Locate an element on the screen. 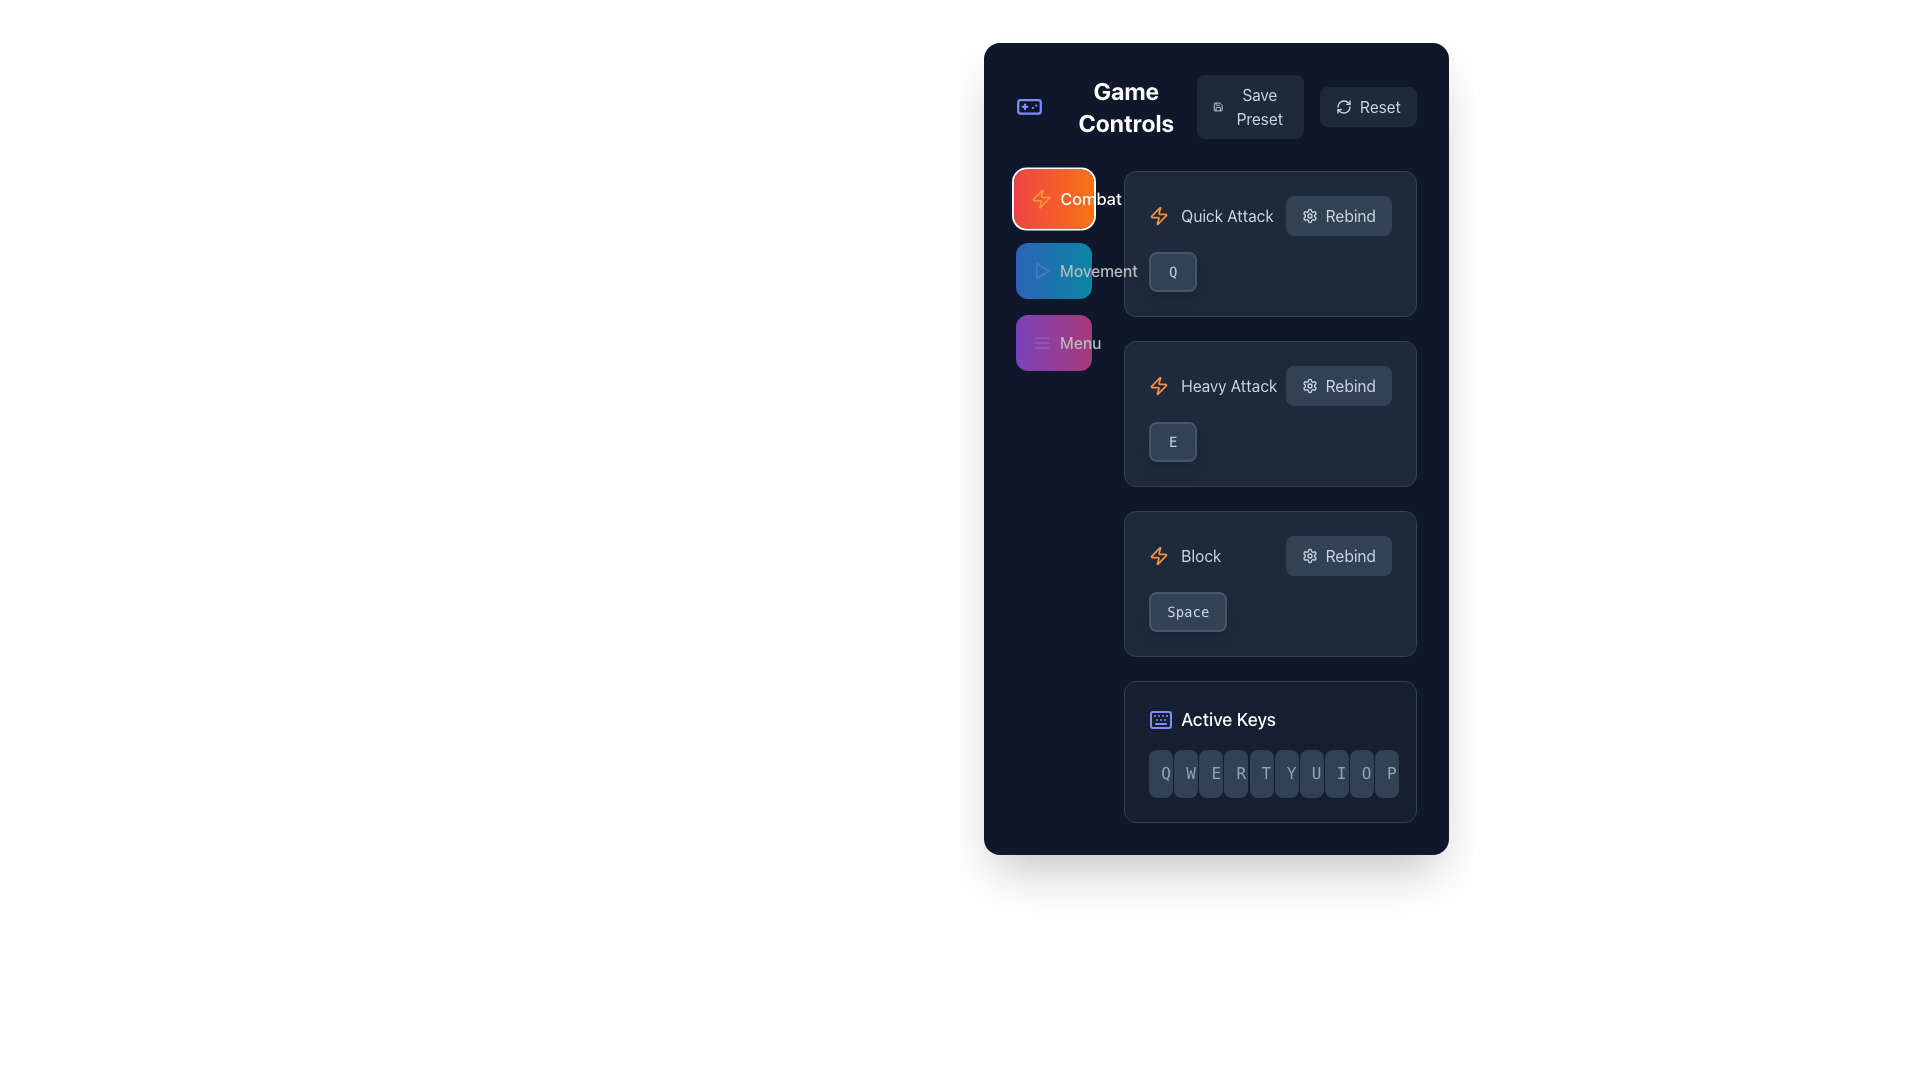 This screenshot has width=1920, height=1080. the 'Heavy Attack' button that indicates the key binding for the Heavy Attack control, positioned below the 'Heavy Attack' text and to the left of the 'Rebind' button is located at coordinates (1173, 441).